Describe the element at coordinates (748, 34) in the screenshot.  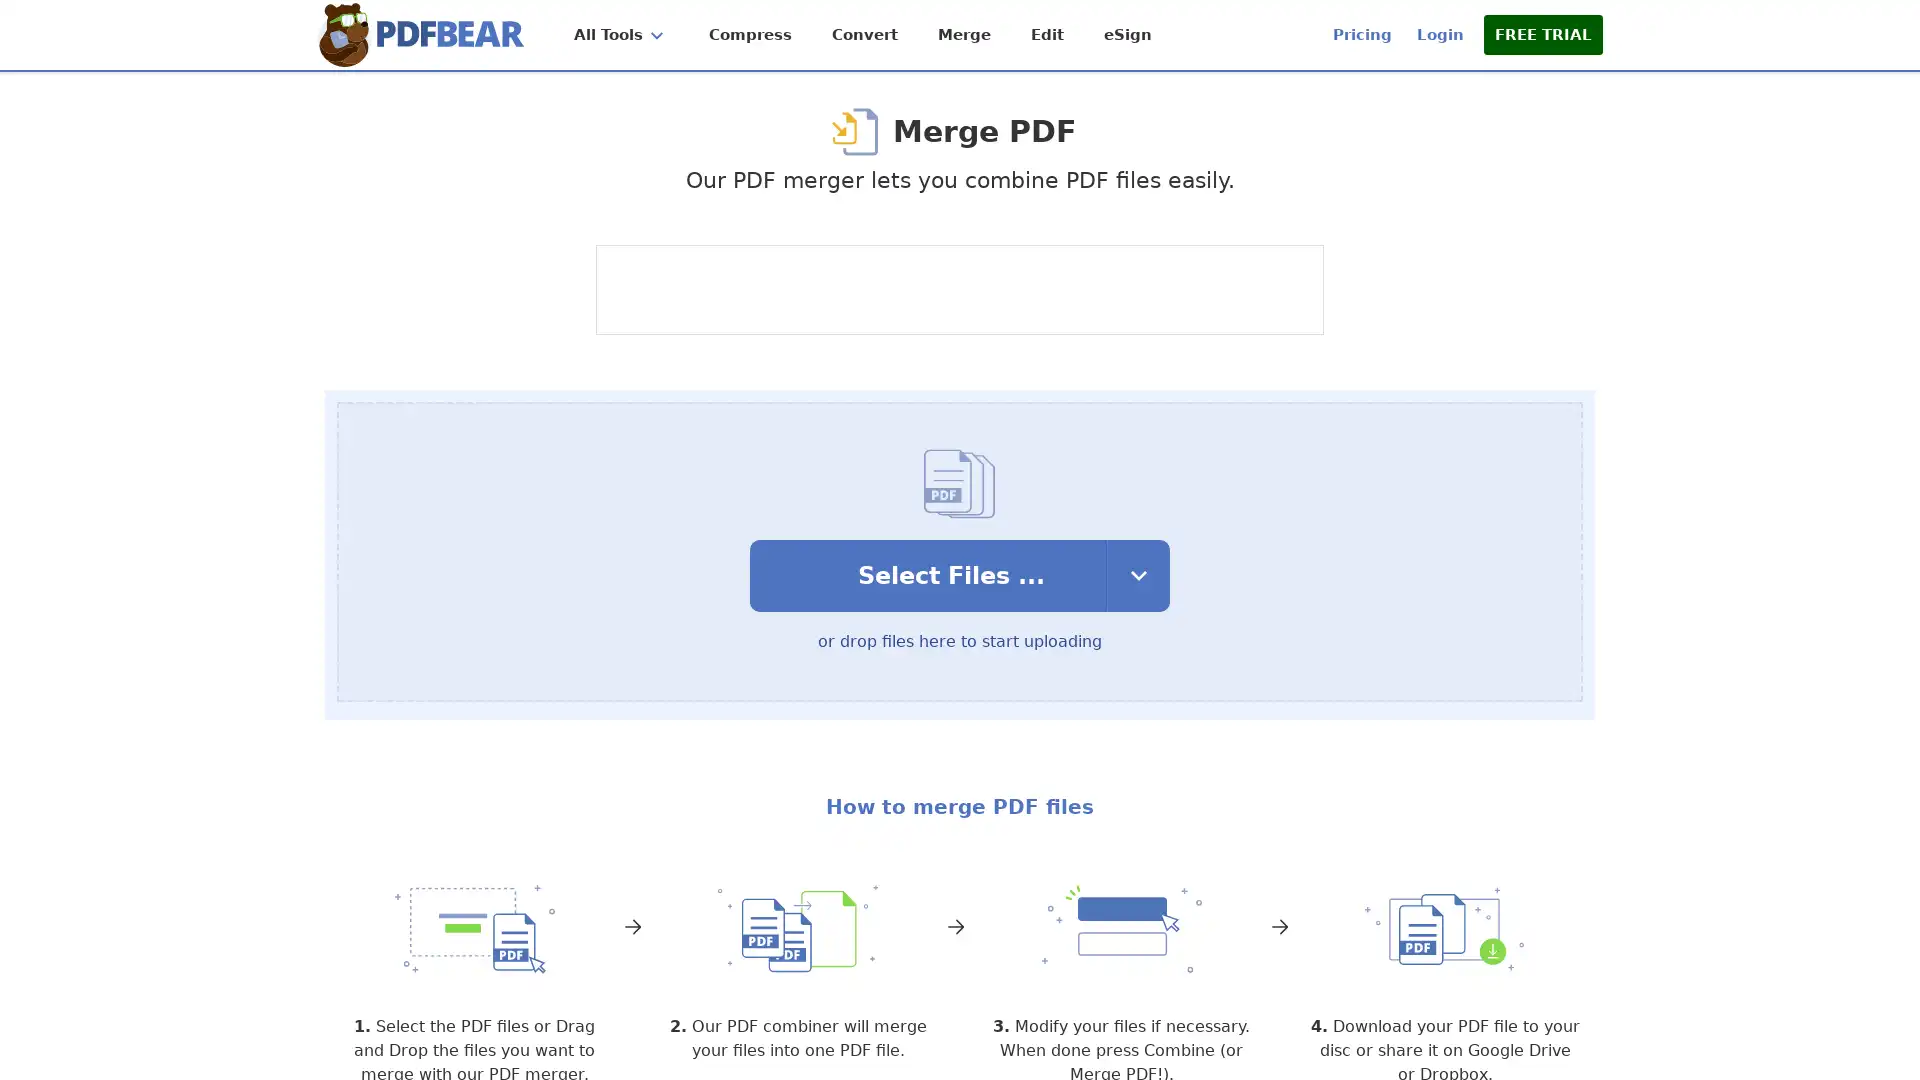
I see `Compress` at that location.